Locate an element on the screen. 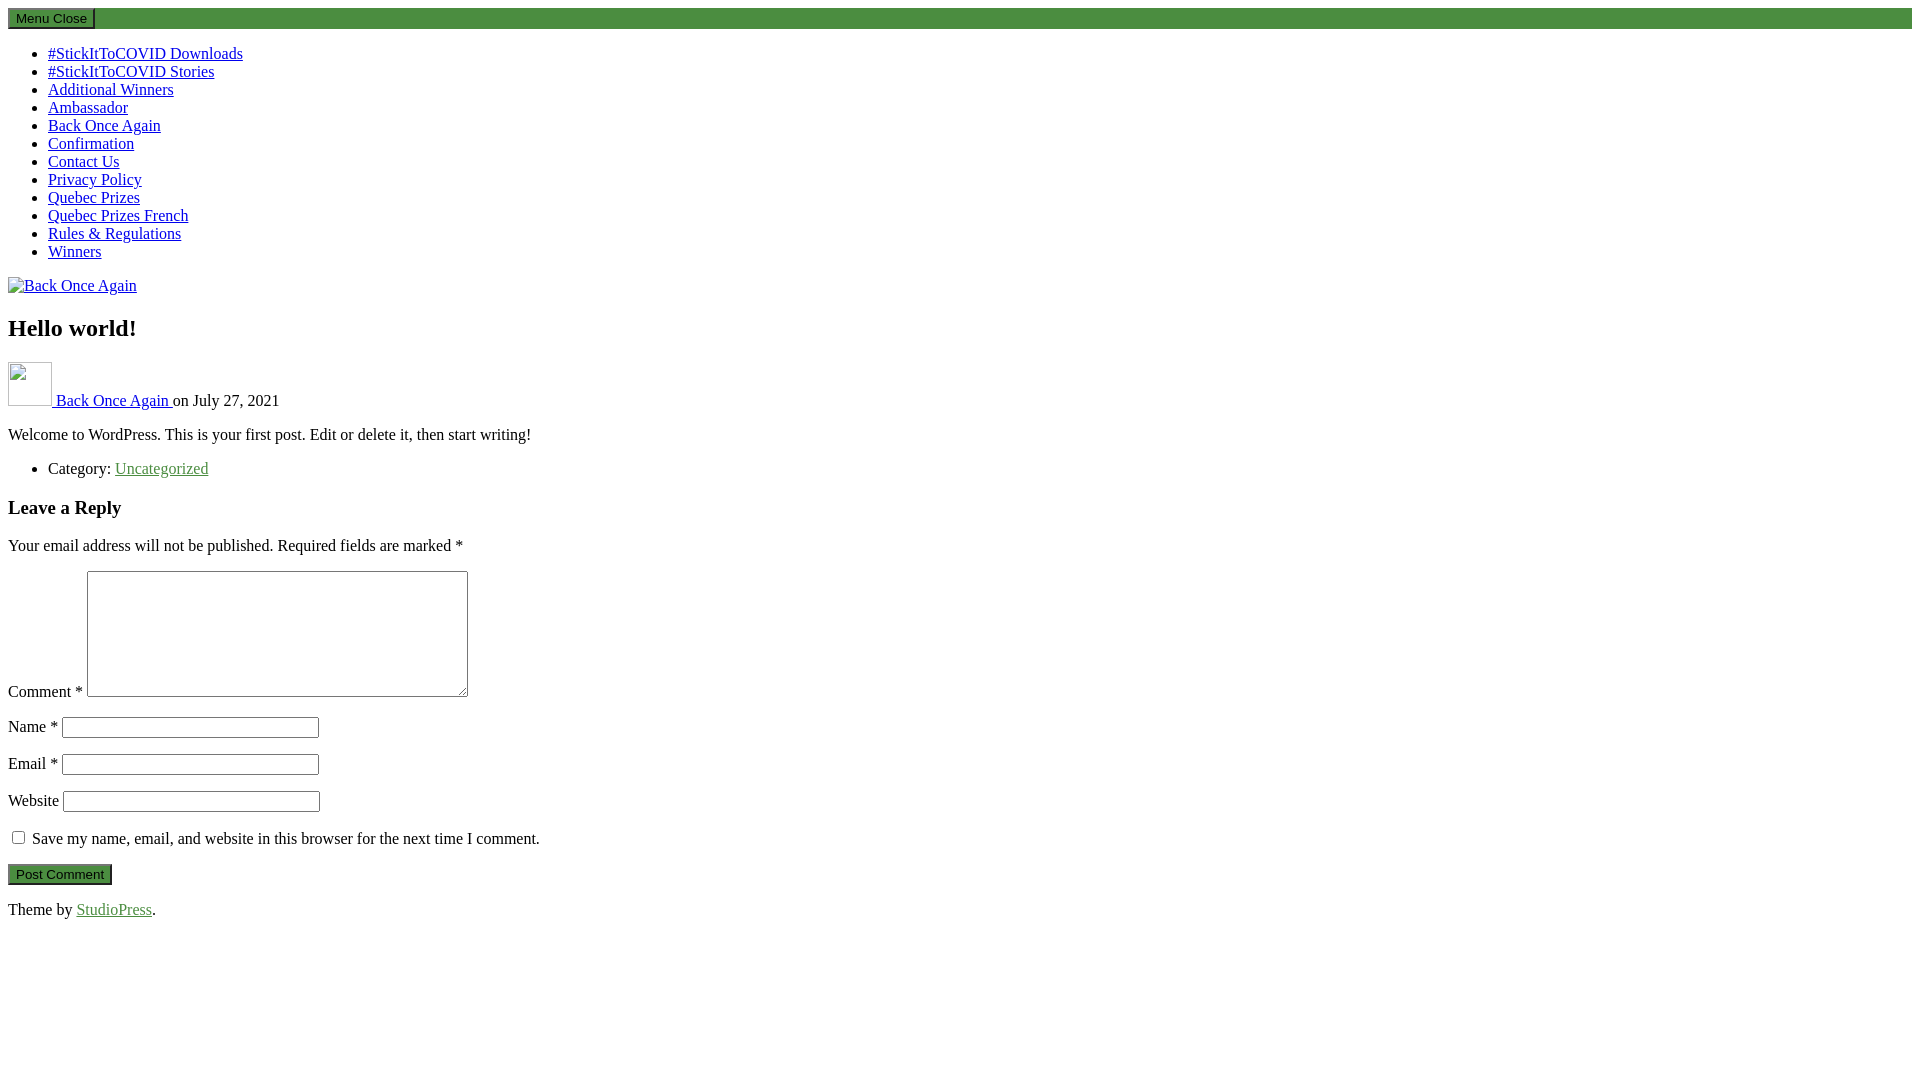  'Ambassador' is located at coordinates (86, 107).